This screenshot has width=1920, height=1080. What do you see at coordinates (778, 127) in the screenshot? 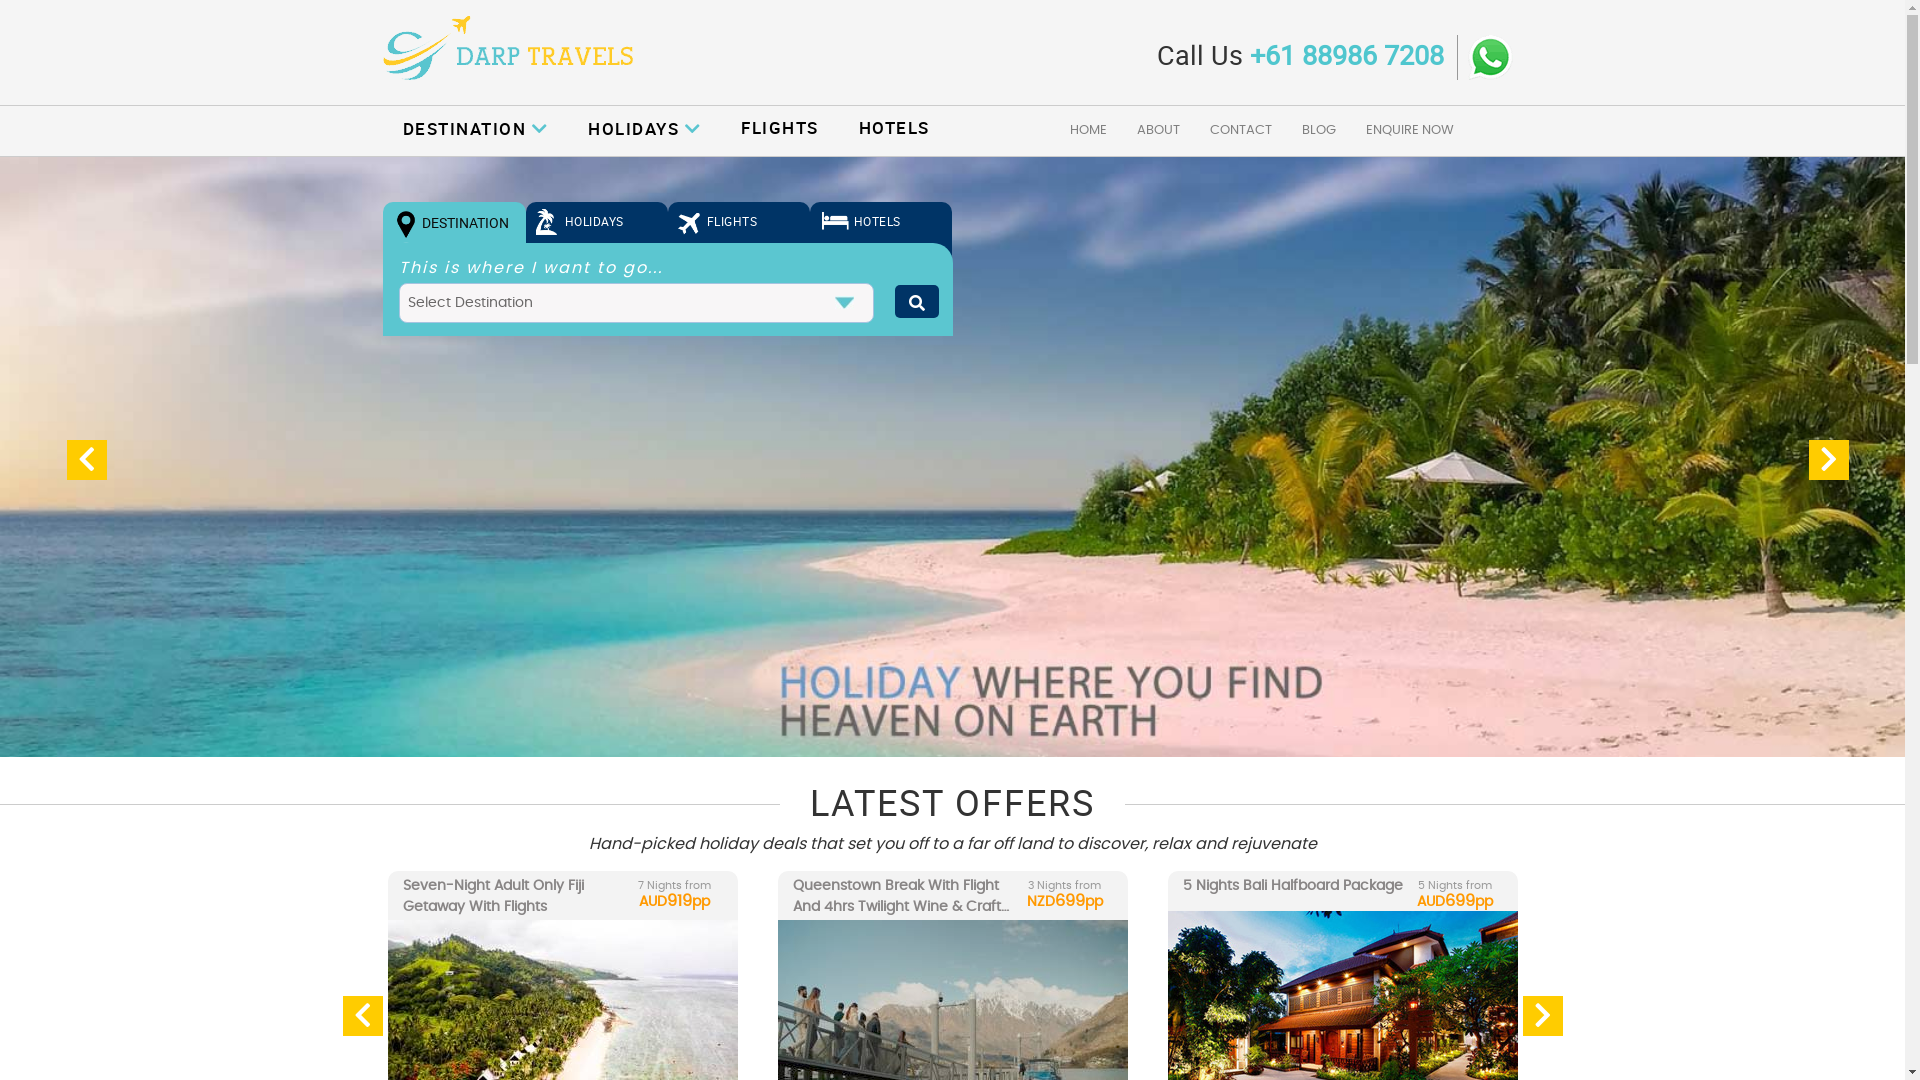
I see `'FLIGHTS'` at bounding box center [778, 127].